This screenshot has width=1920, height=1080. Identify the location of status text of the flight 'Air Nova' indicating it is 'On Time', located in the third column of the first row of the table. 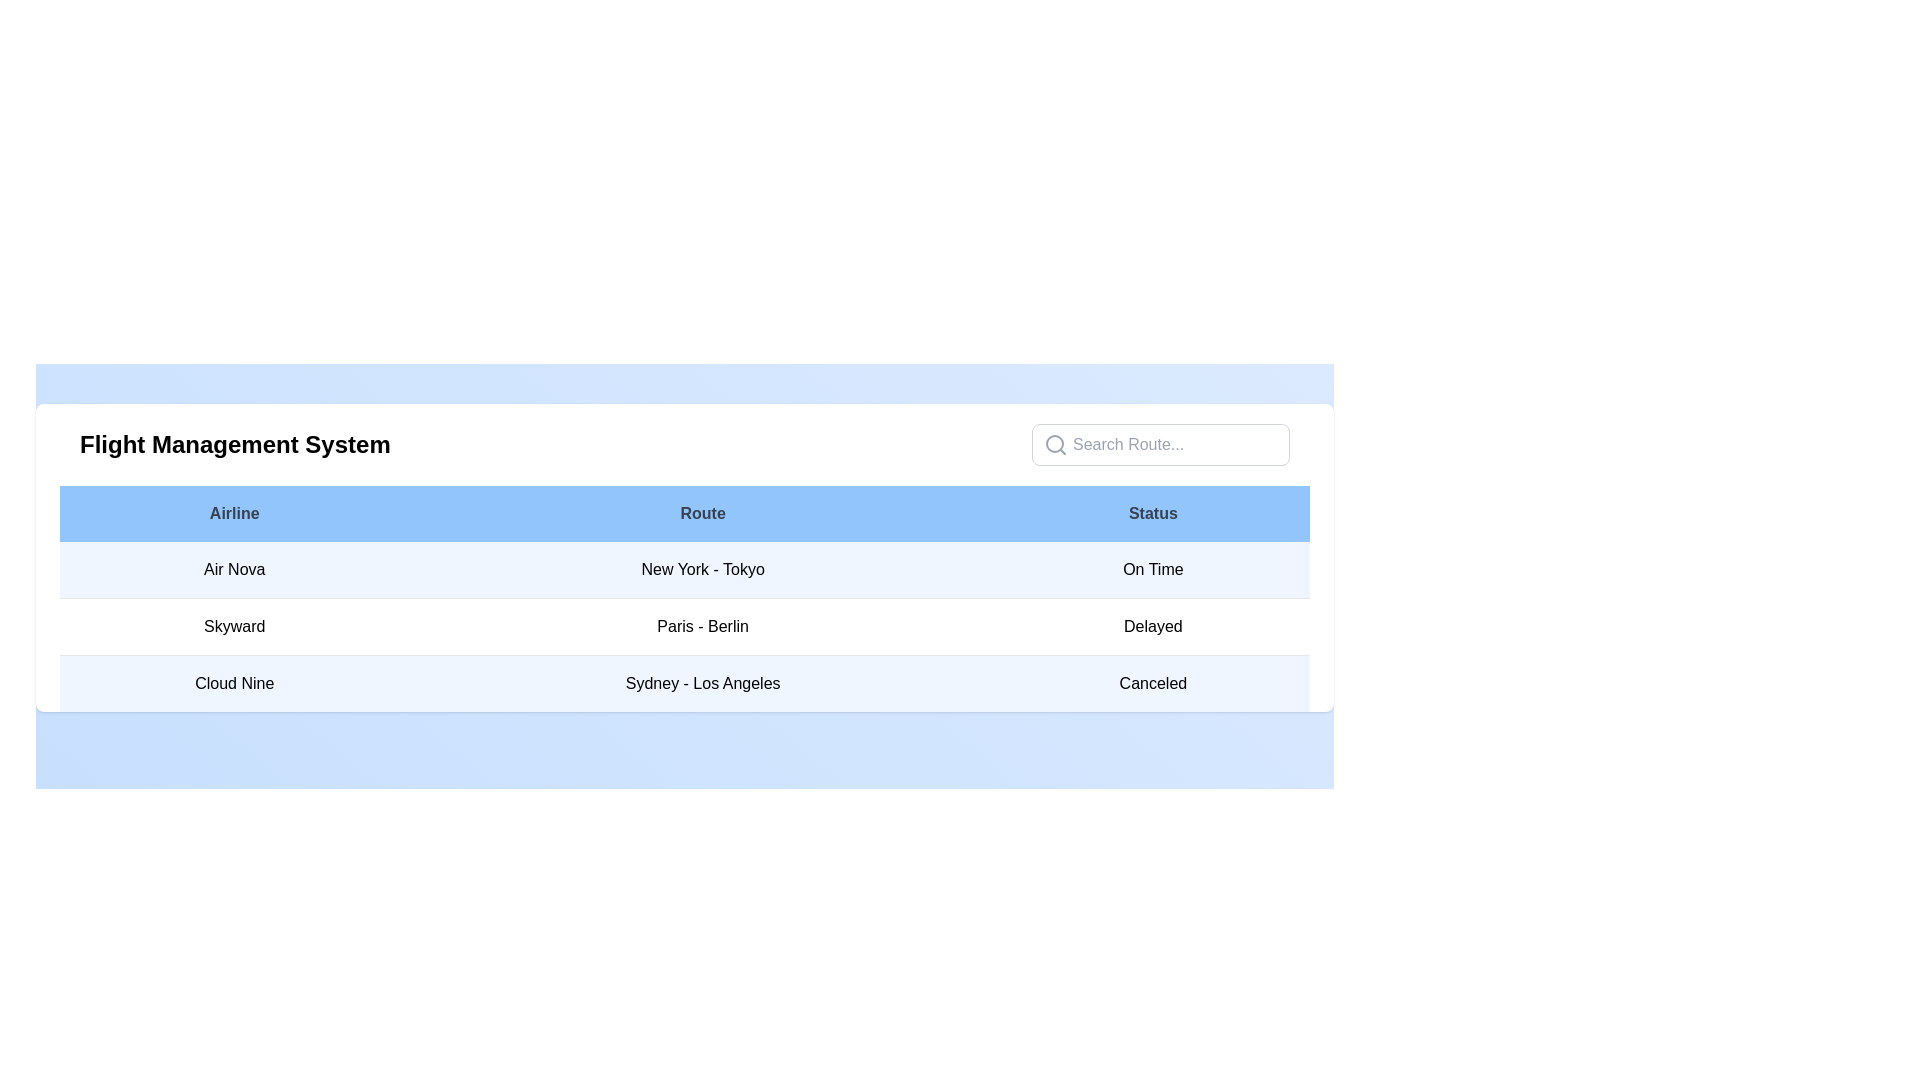
(1153, 570).